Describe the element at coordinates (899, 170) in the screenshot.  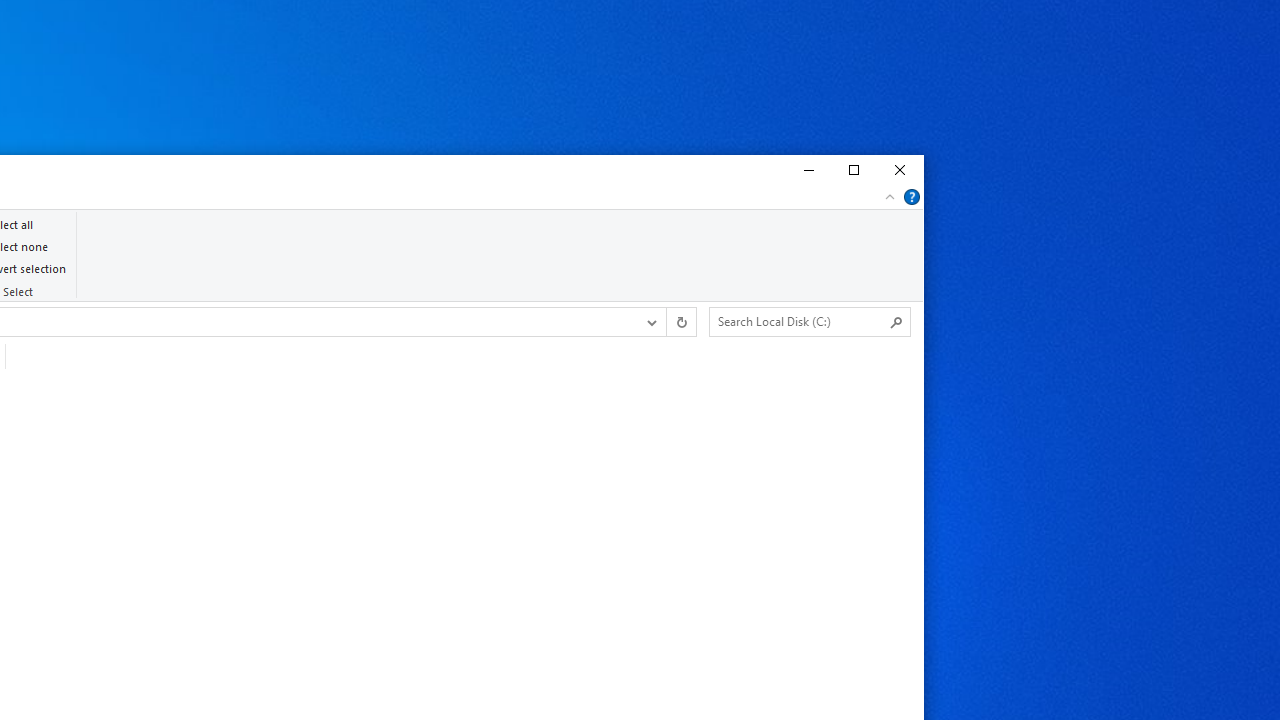
I see `'Close'` at that location.